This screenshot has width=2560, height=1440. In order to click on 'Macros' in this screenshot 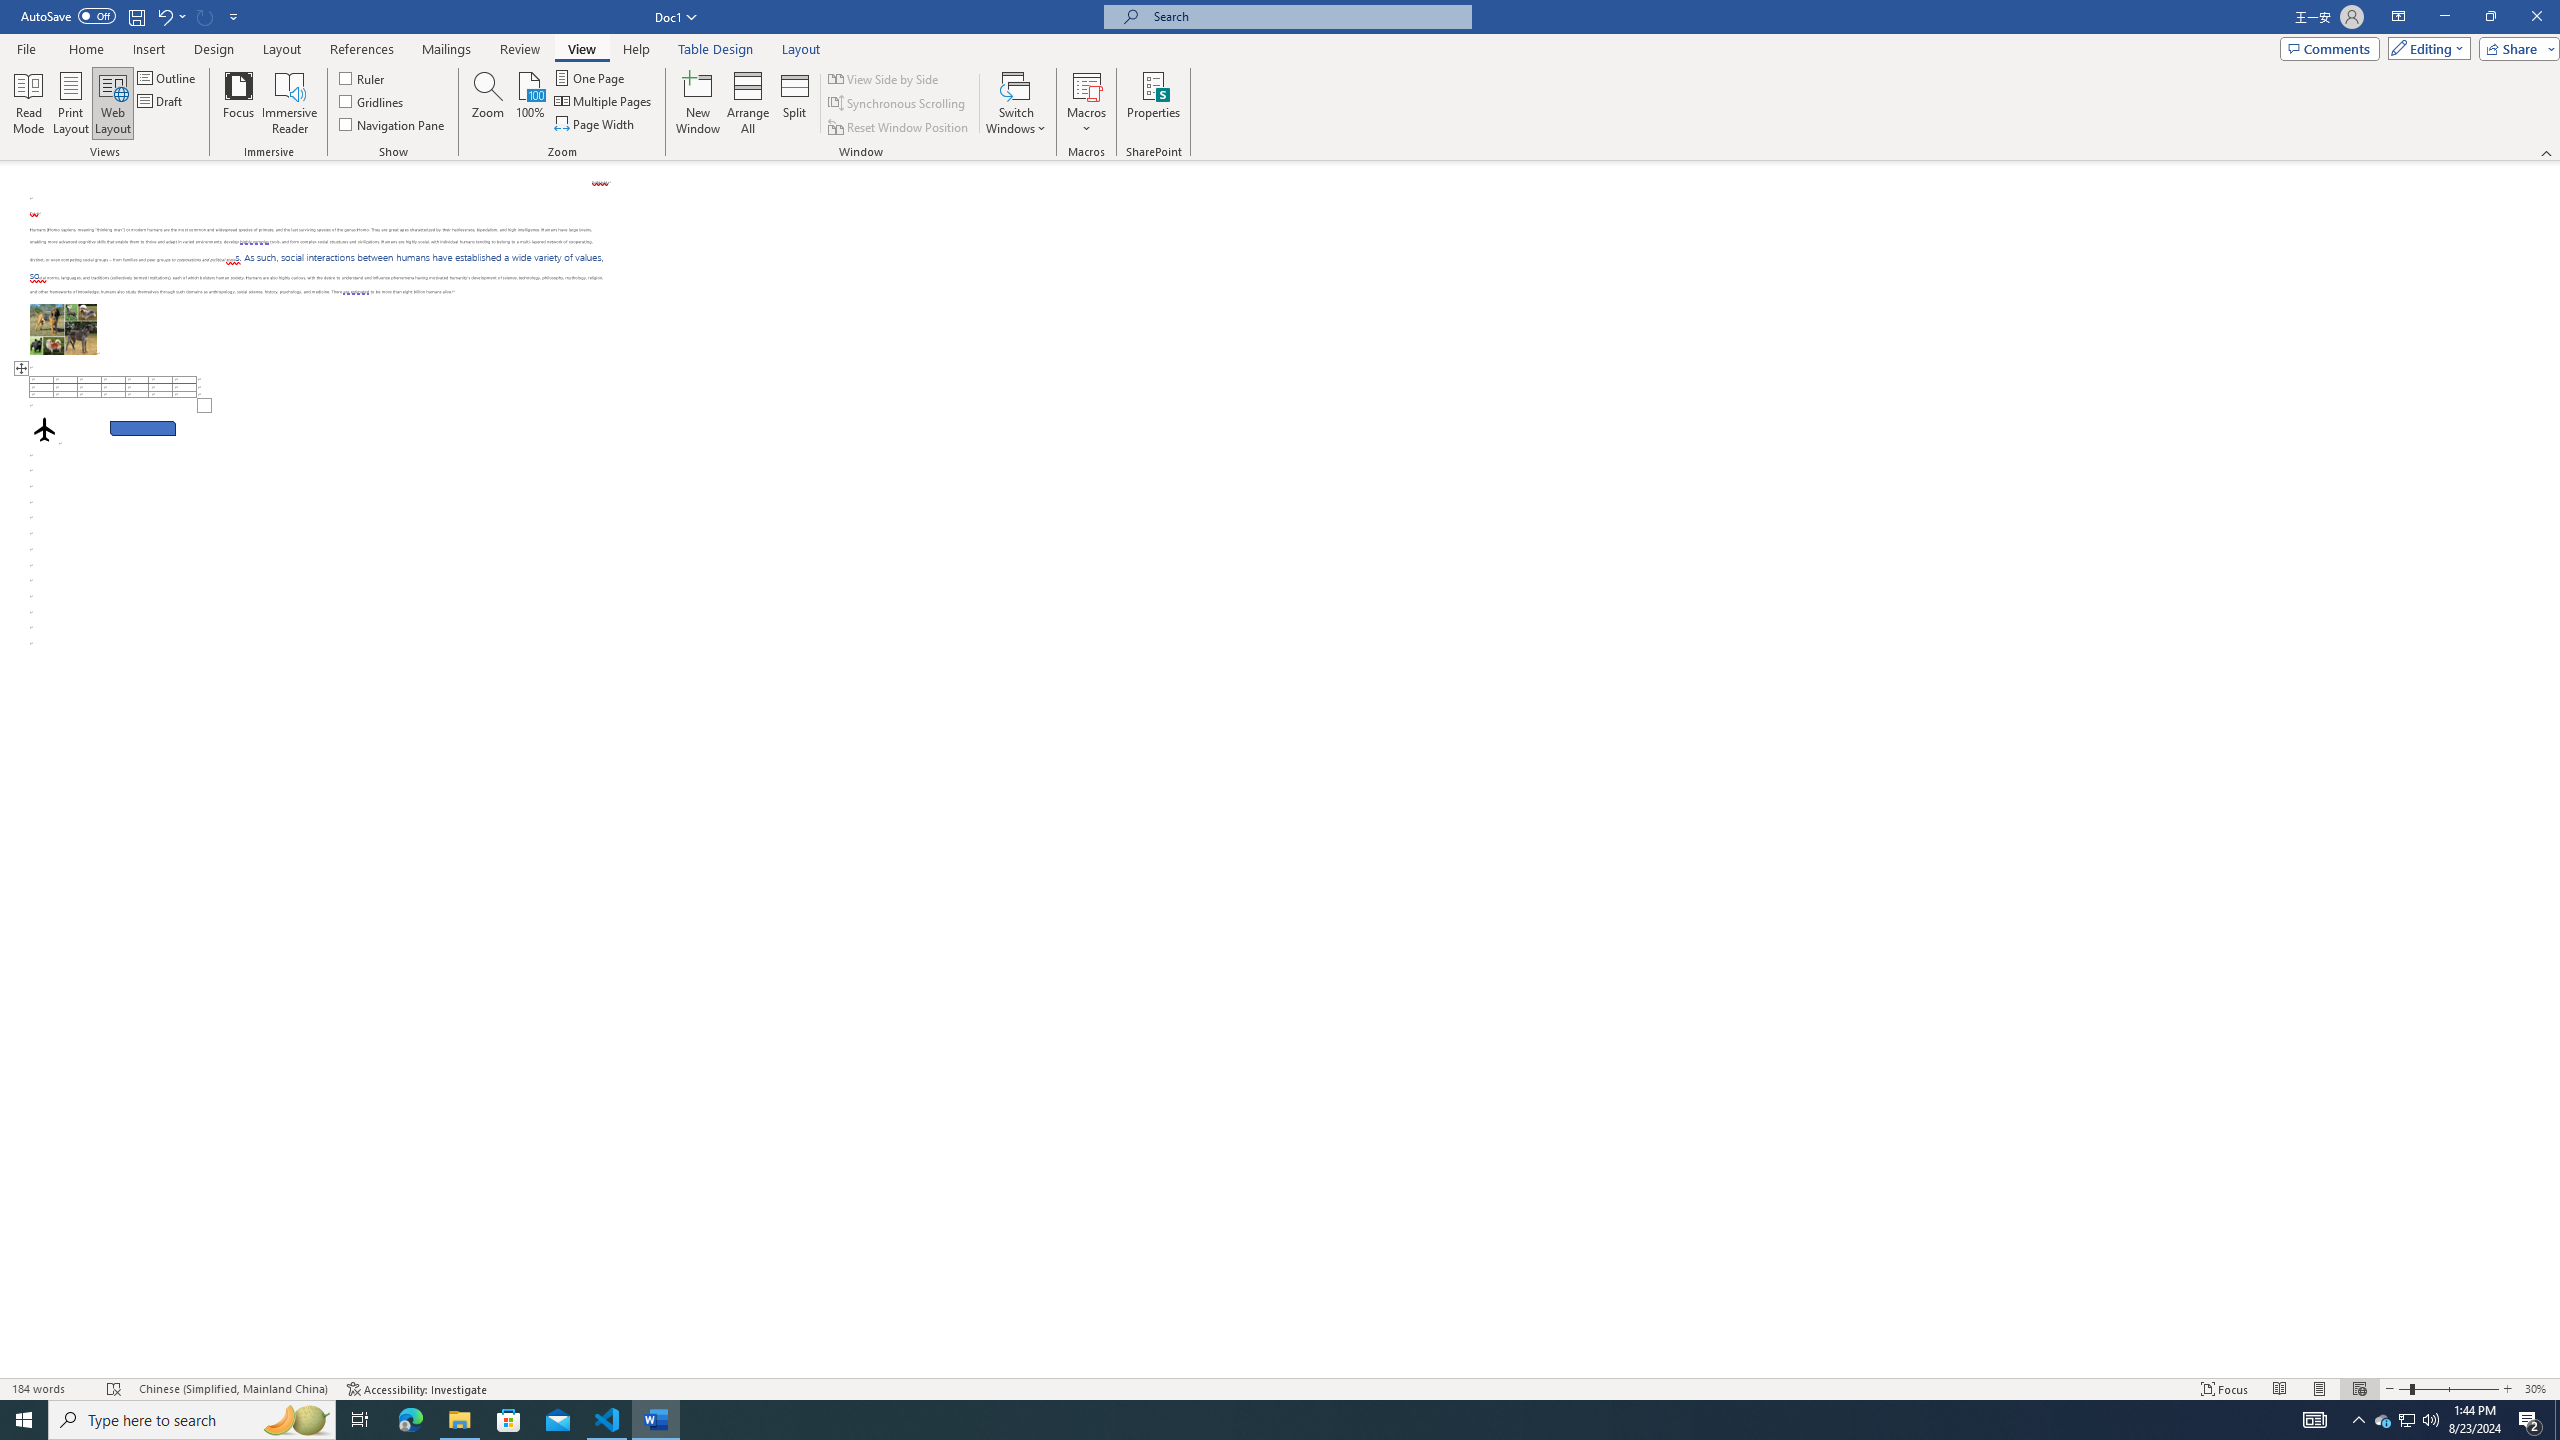, I will do `click(1085, 103)`.